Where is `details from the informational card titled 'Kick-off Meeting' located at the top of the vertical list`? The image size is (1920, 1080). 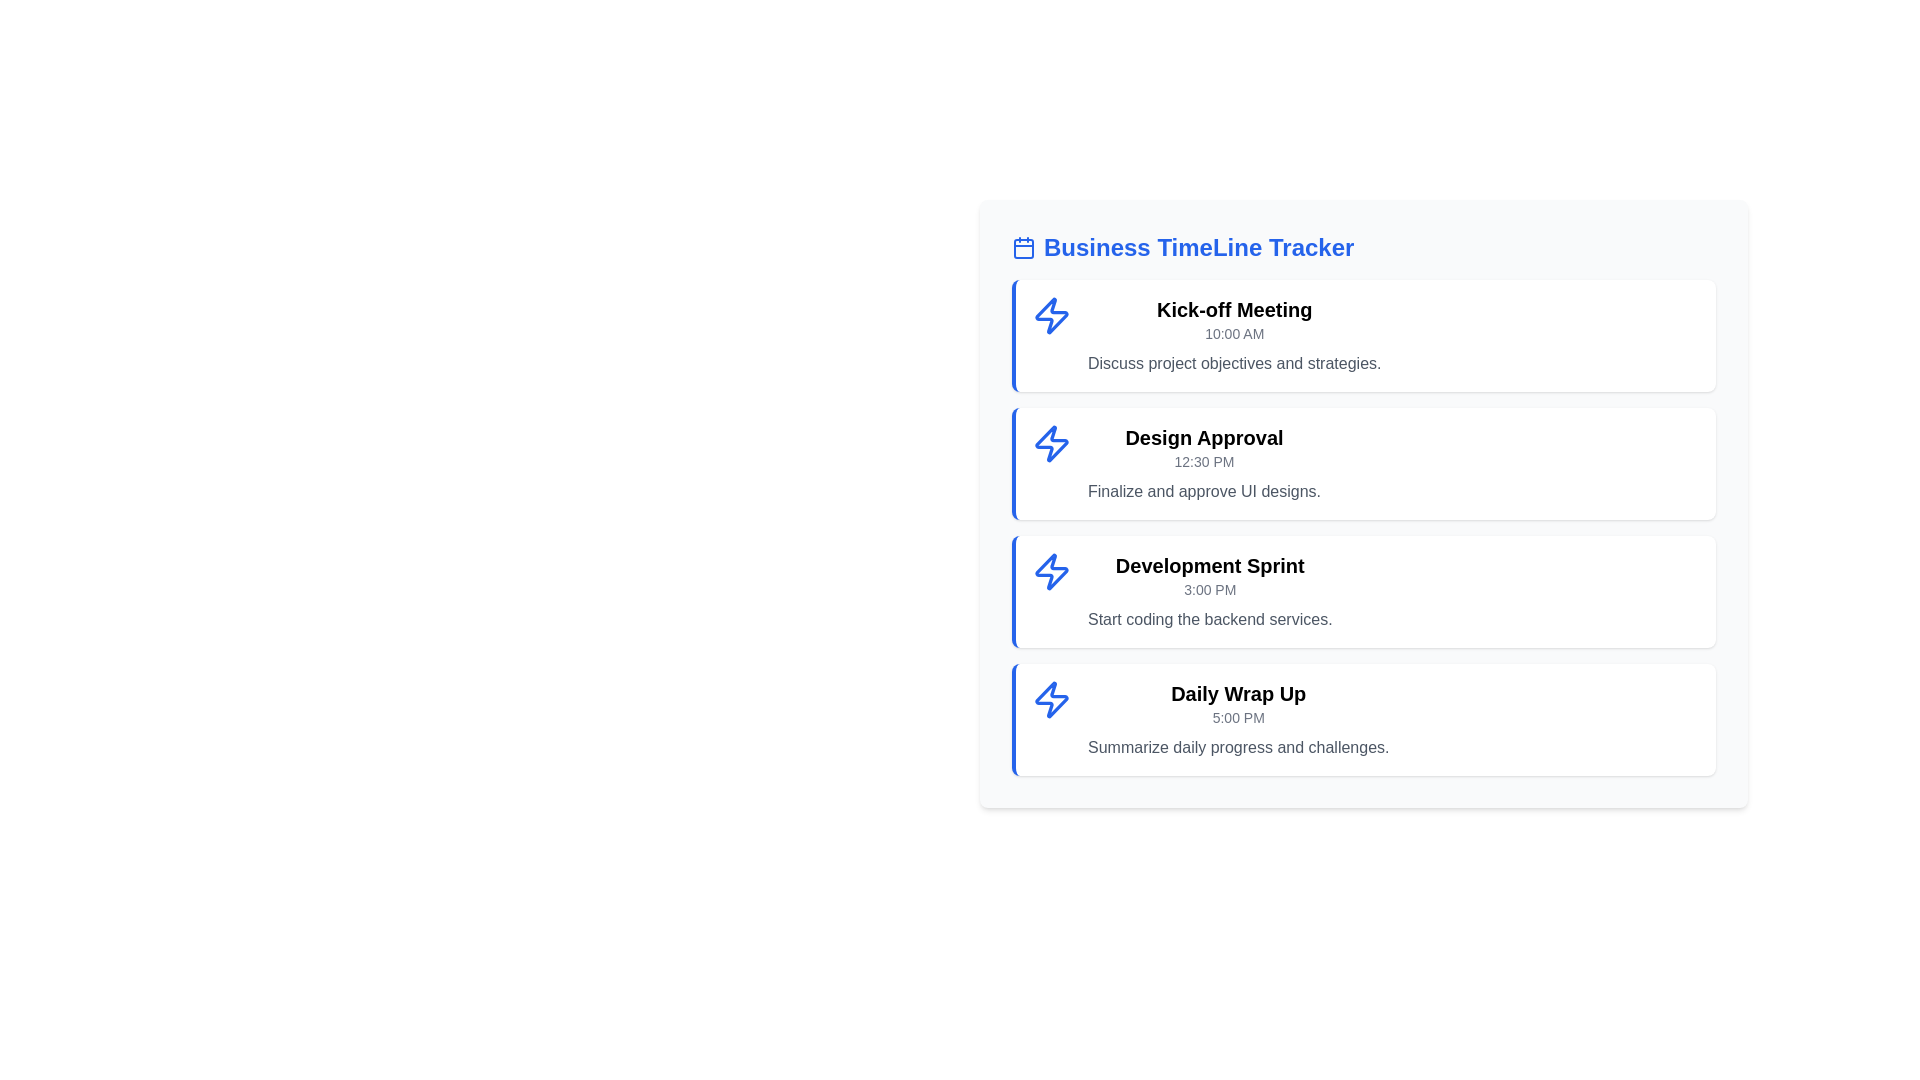
details from the informational card titled 'Kick-off Meeting' located at the top of the vertical list is located at coordinates (1233, 334).